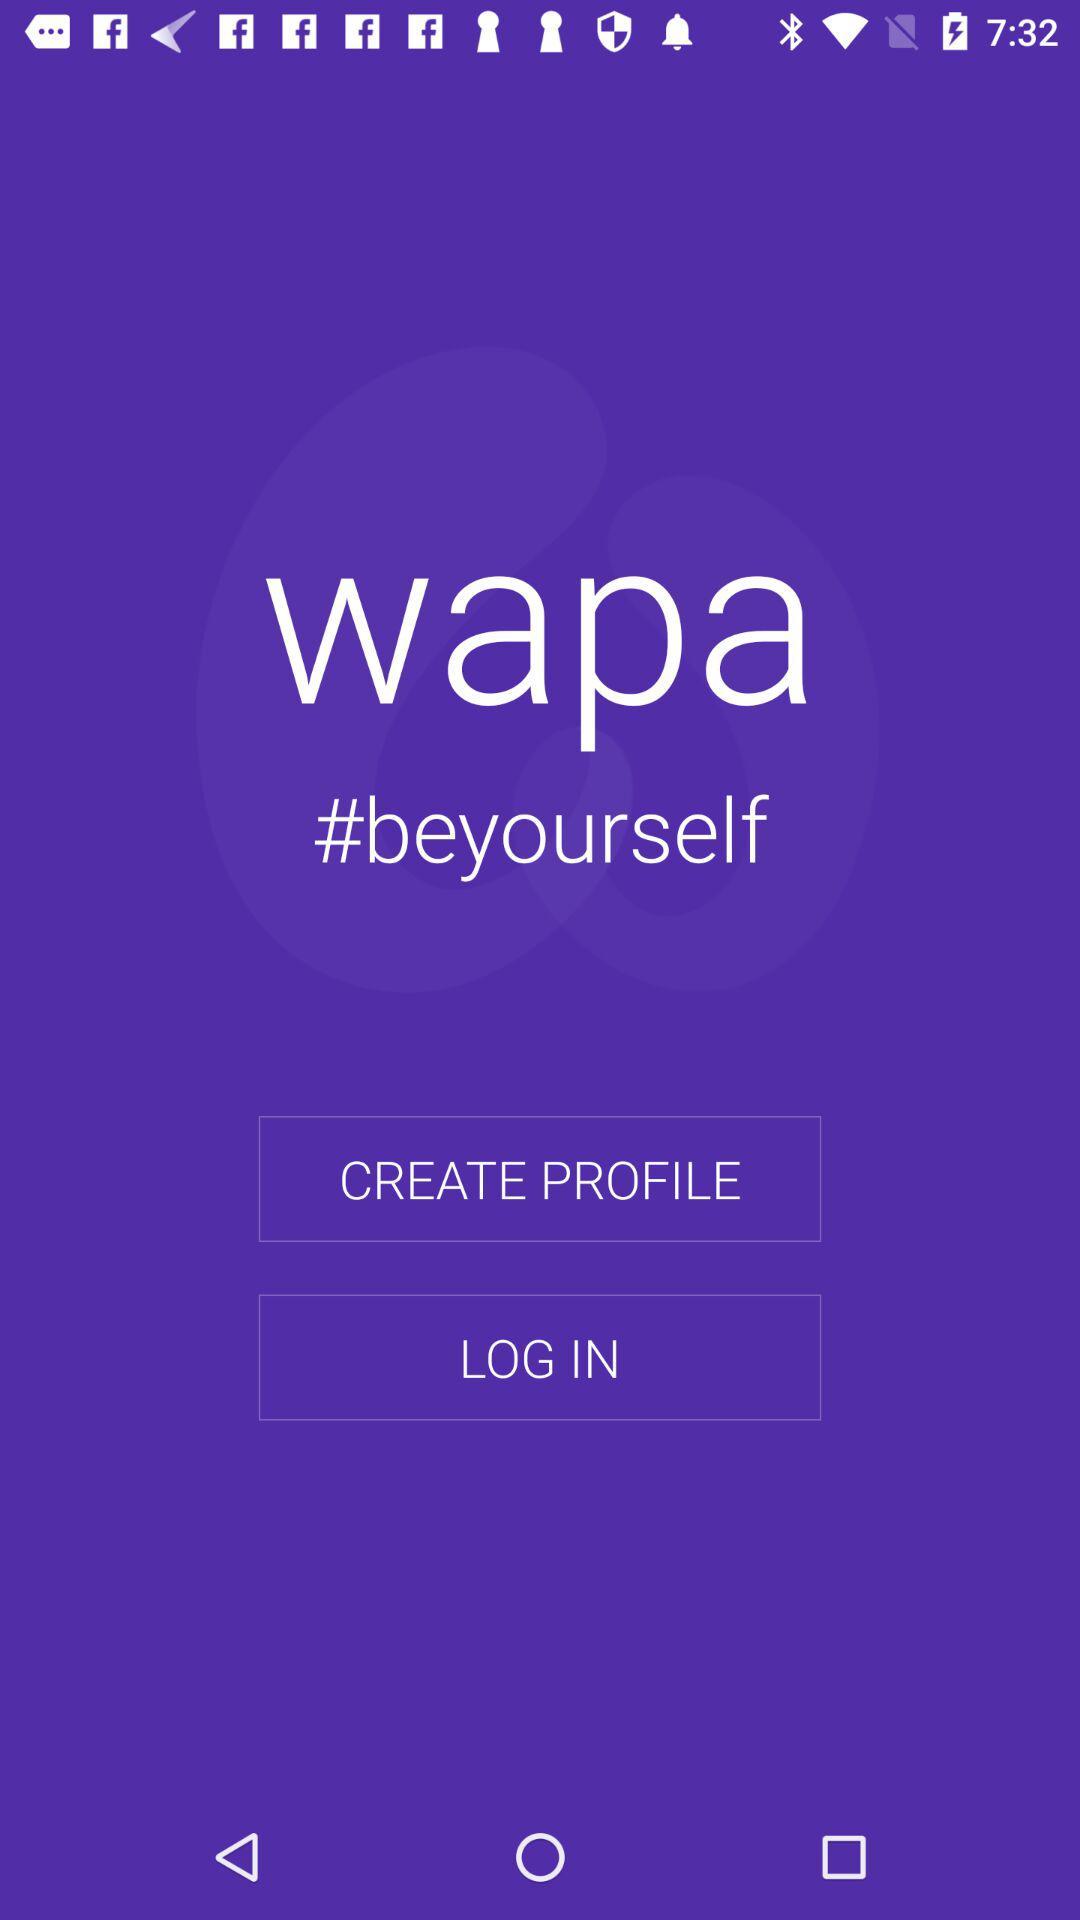  What do you see at coordinates (540, 1357) in the screenshot?
I see `the log in` at bounding box center [540, 1357].